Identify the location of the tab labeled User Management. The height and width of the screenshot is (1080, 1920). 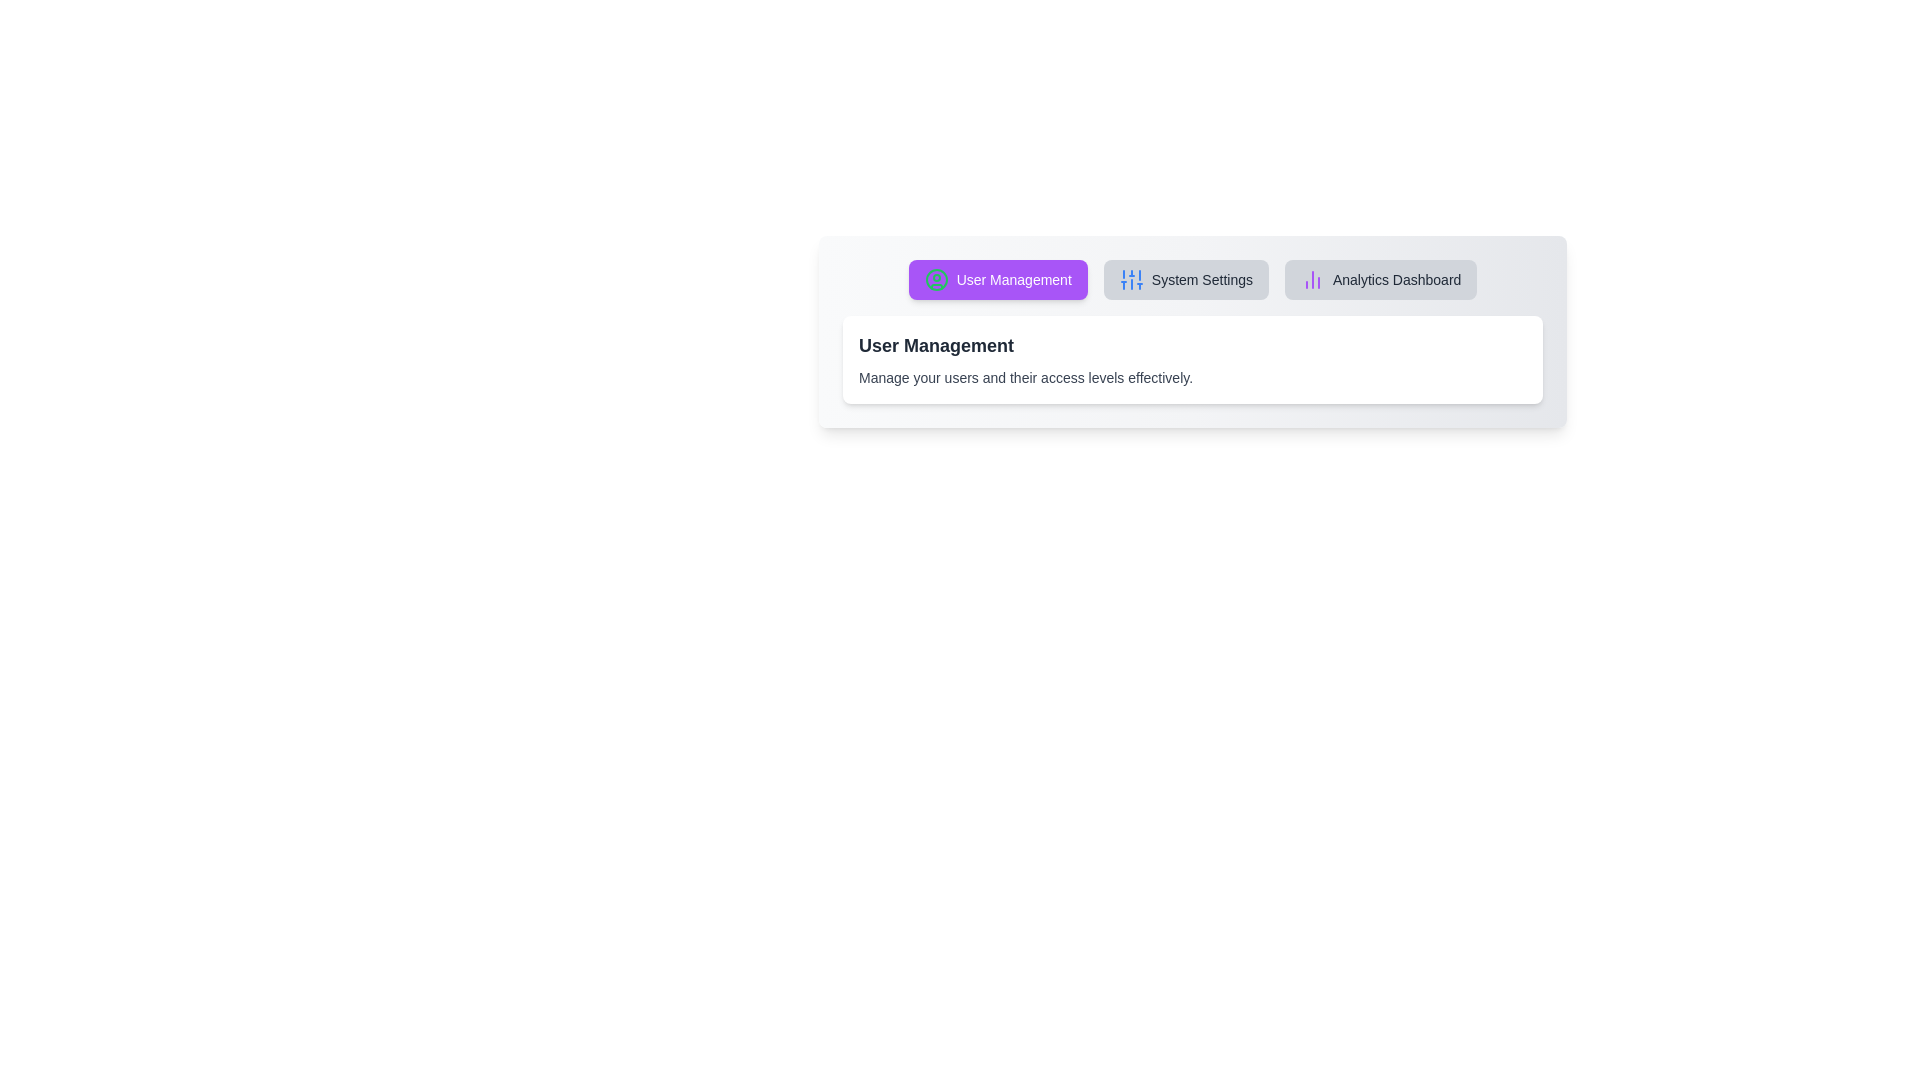
(998, 280).